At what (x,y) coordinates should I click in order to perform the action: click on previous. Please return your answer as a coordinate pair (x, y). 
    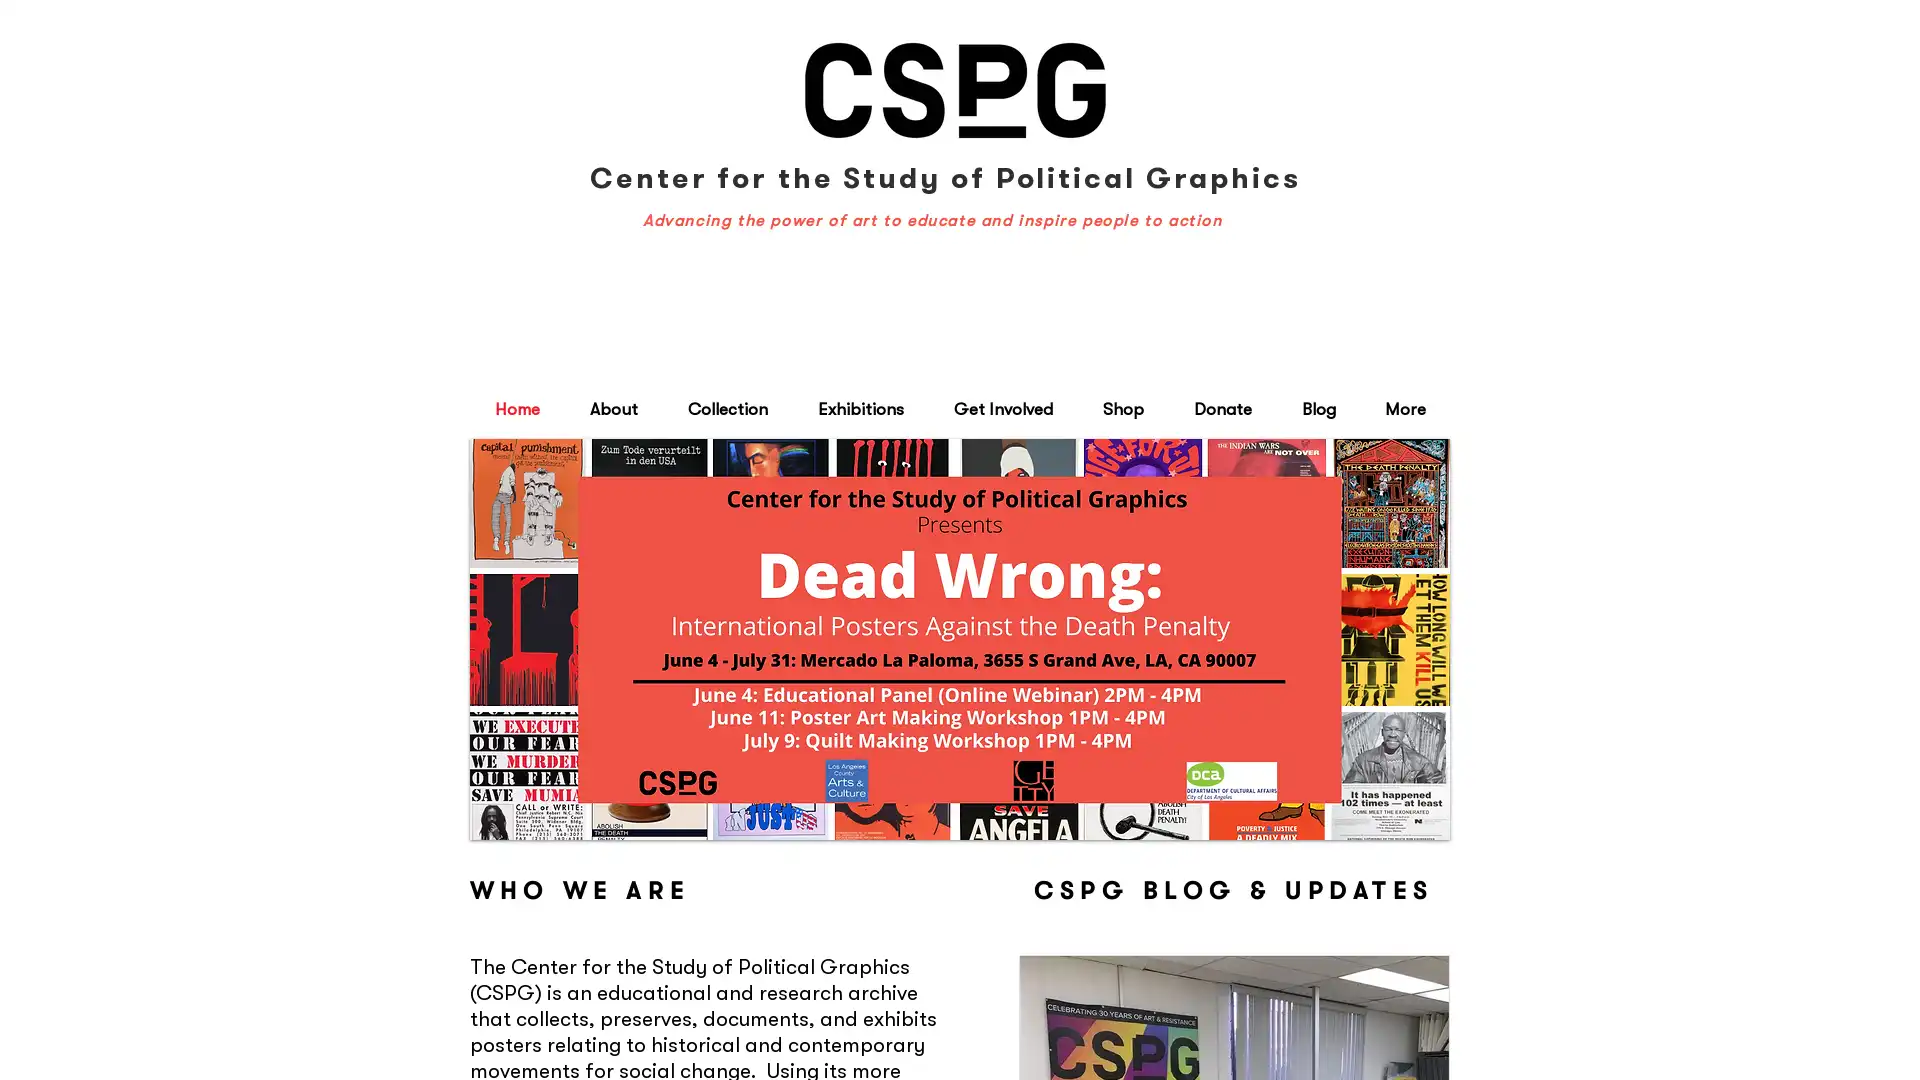
    Looking at the image, I should click on (512, 639).